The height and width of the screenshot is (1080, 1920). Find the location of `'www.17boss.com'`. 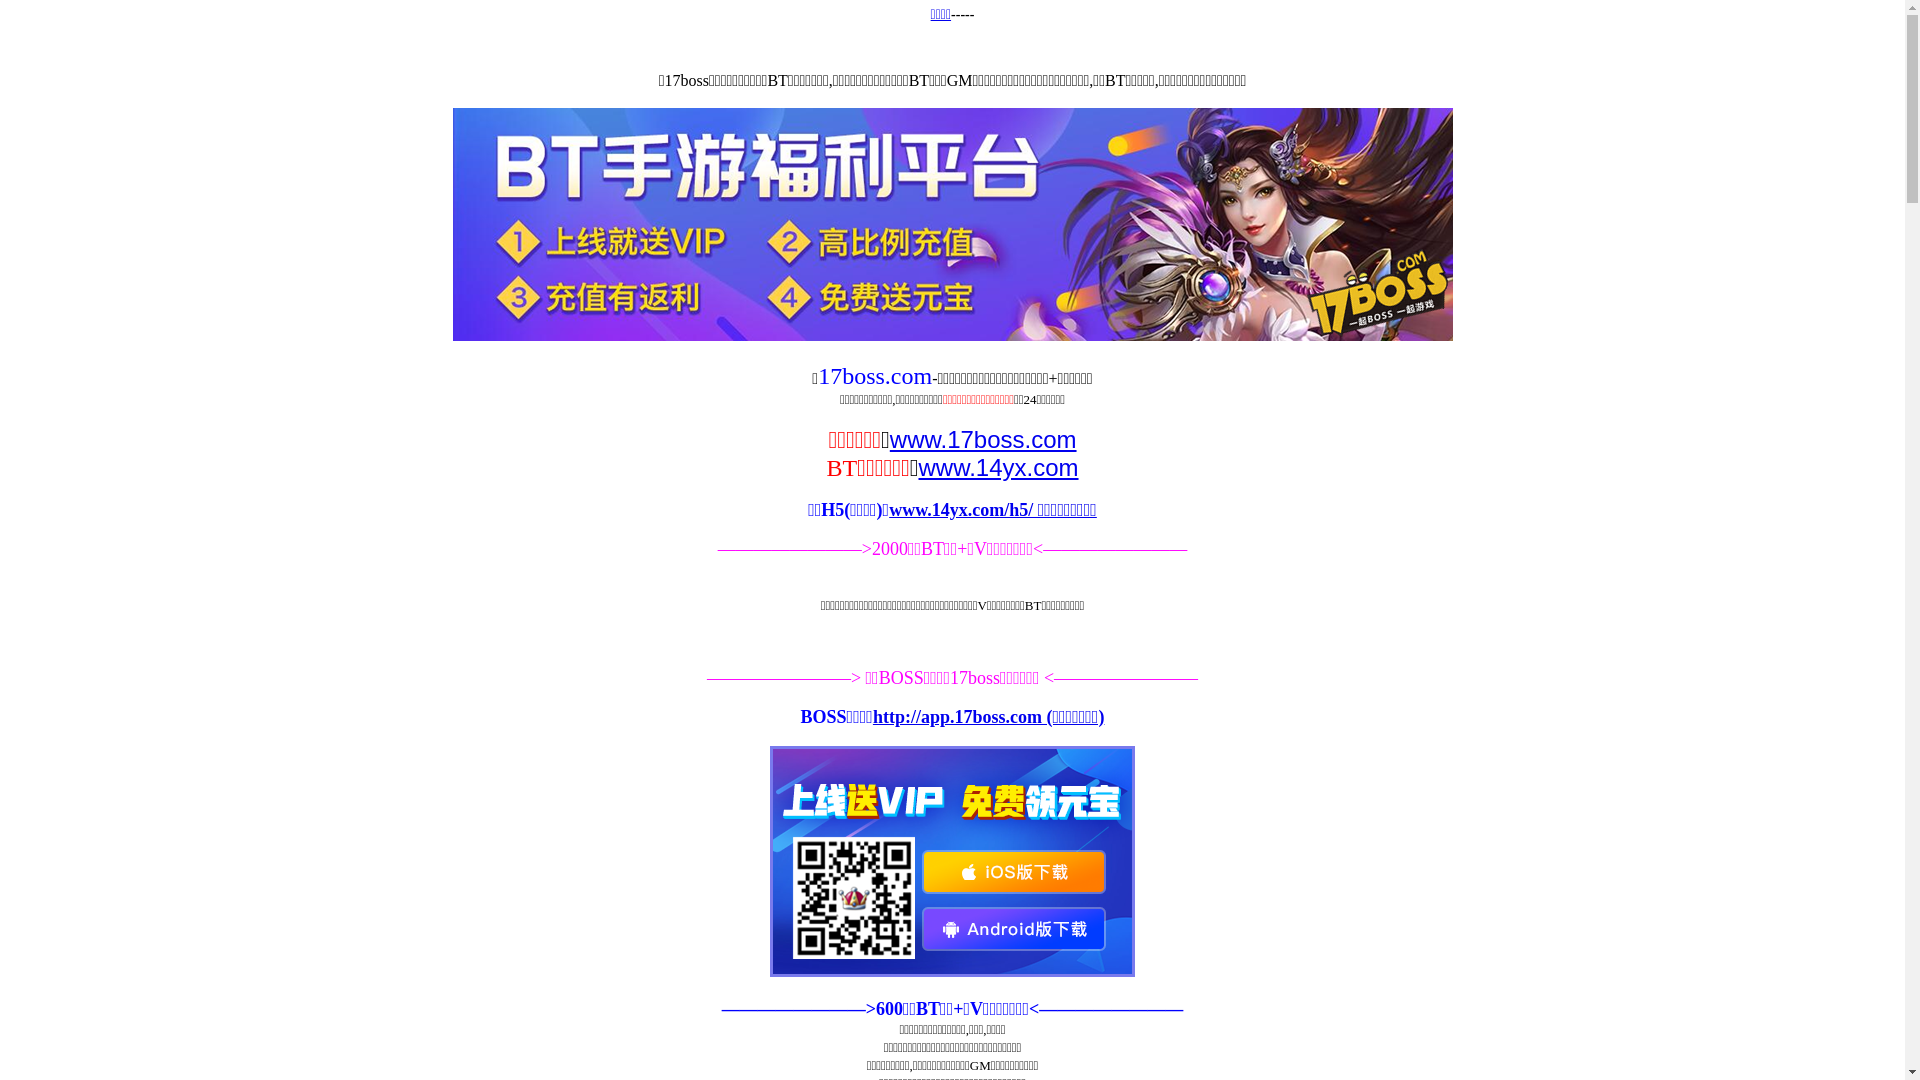

'www.17boss.com' is located at coordinates (983, 438).